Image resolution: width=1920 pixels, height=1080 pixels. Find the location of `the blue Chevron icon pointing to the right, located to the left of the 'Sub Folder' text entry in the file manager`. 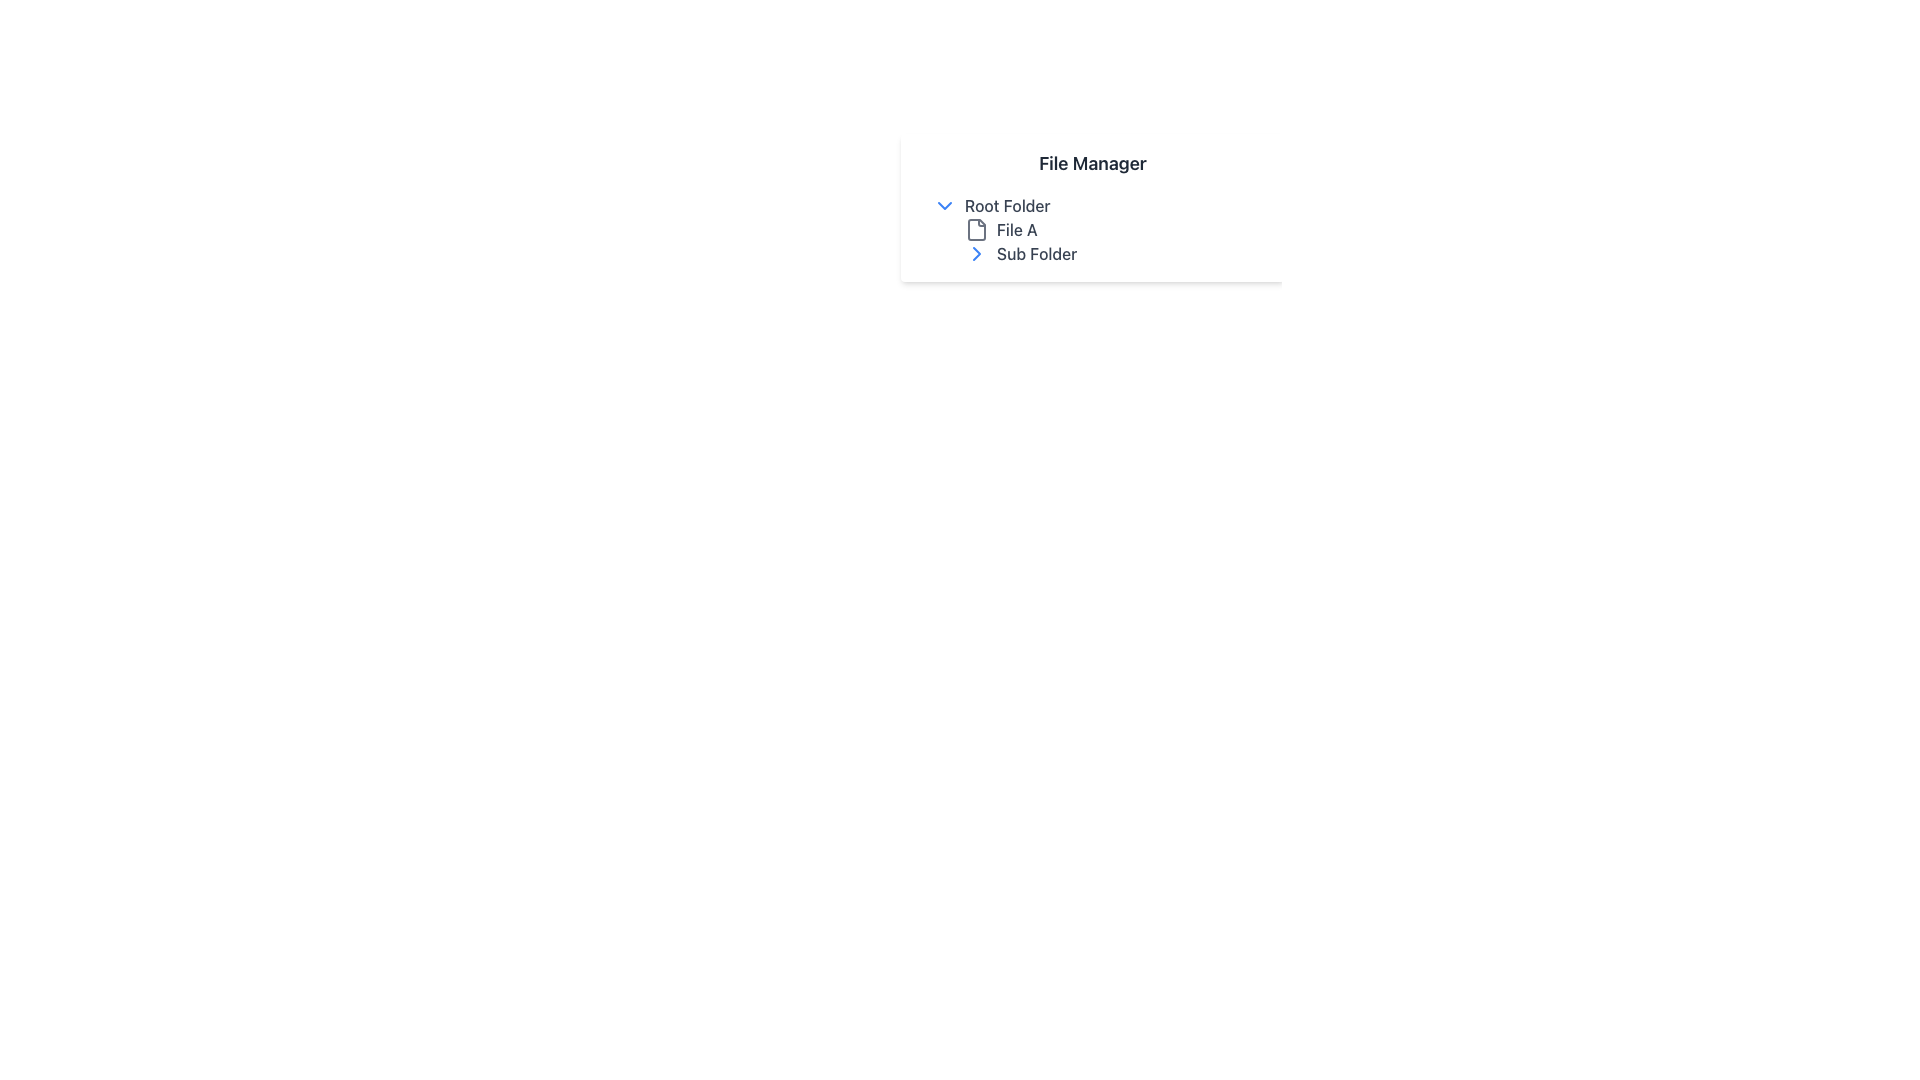

the blue Chevron icon pointing to the right, located to the left of the 'Sub Folder' text entry in the file manager is located at coordinates (977, 253).